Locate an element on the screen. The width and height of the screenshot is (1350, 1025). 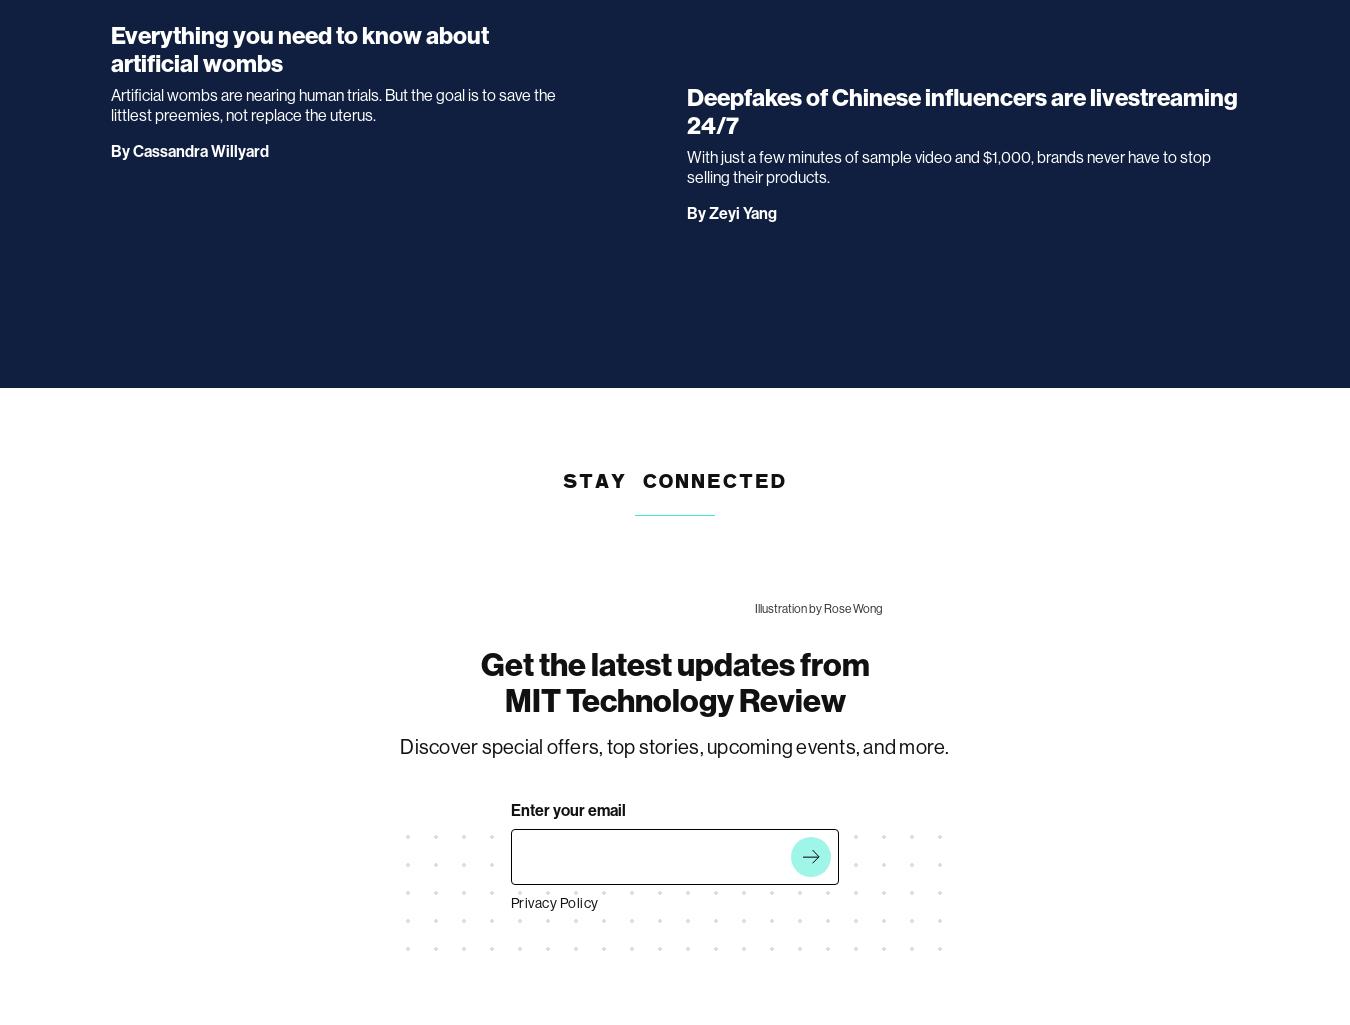
'It looks like something went wrong.' is located at coordinates (551, 809).